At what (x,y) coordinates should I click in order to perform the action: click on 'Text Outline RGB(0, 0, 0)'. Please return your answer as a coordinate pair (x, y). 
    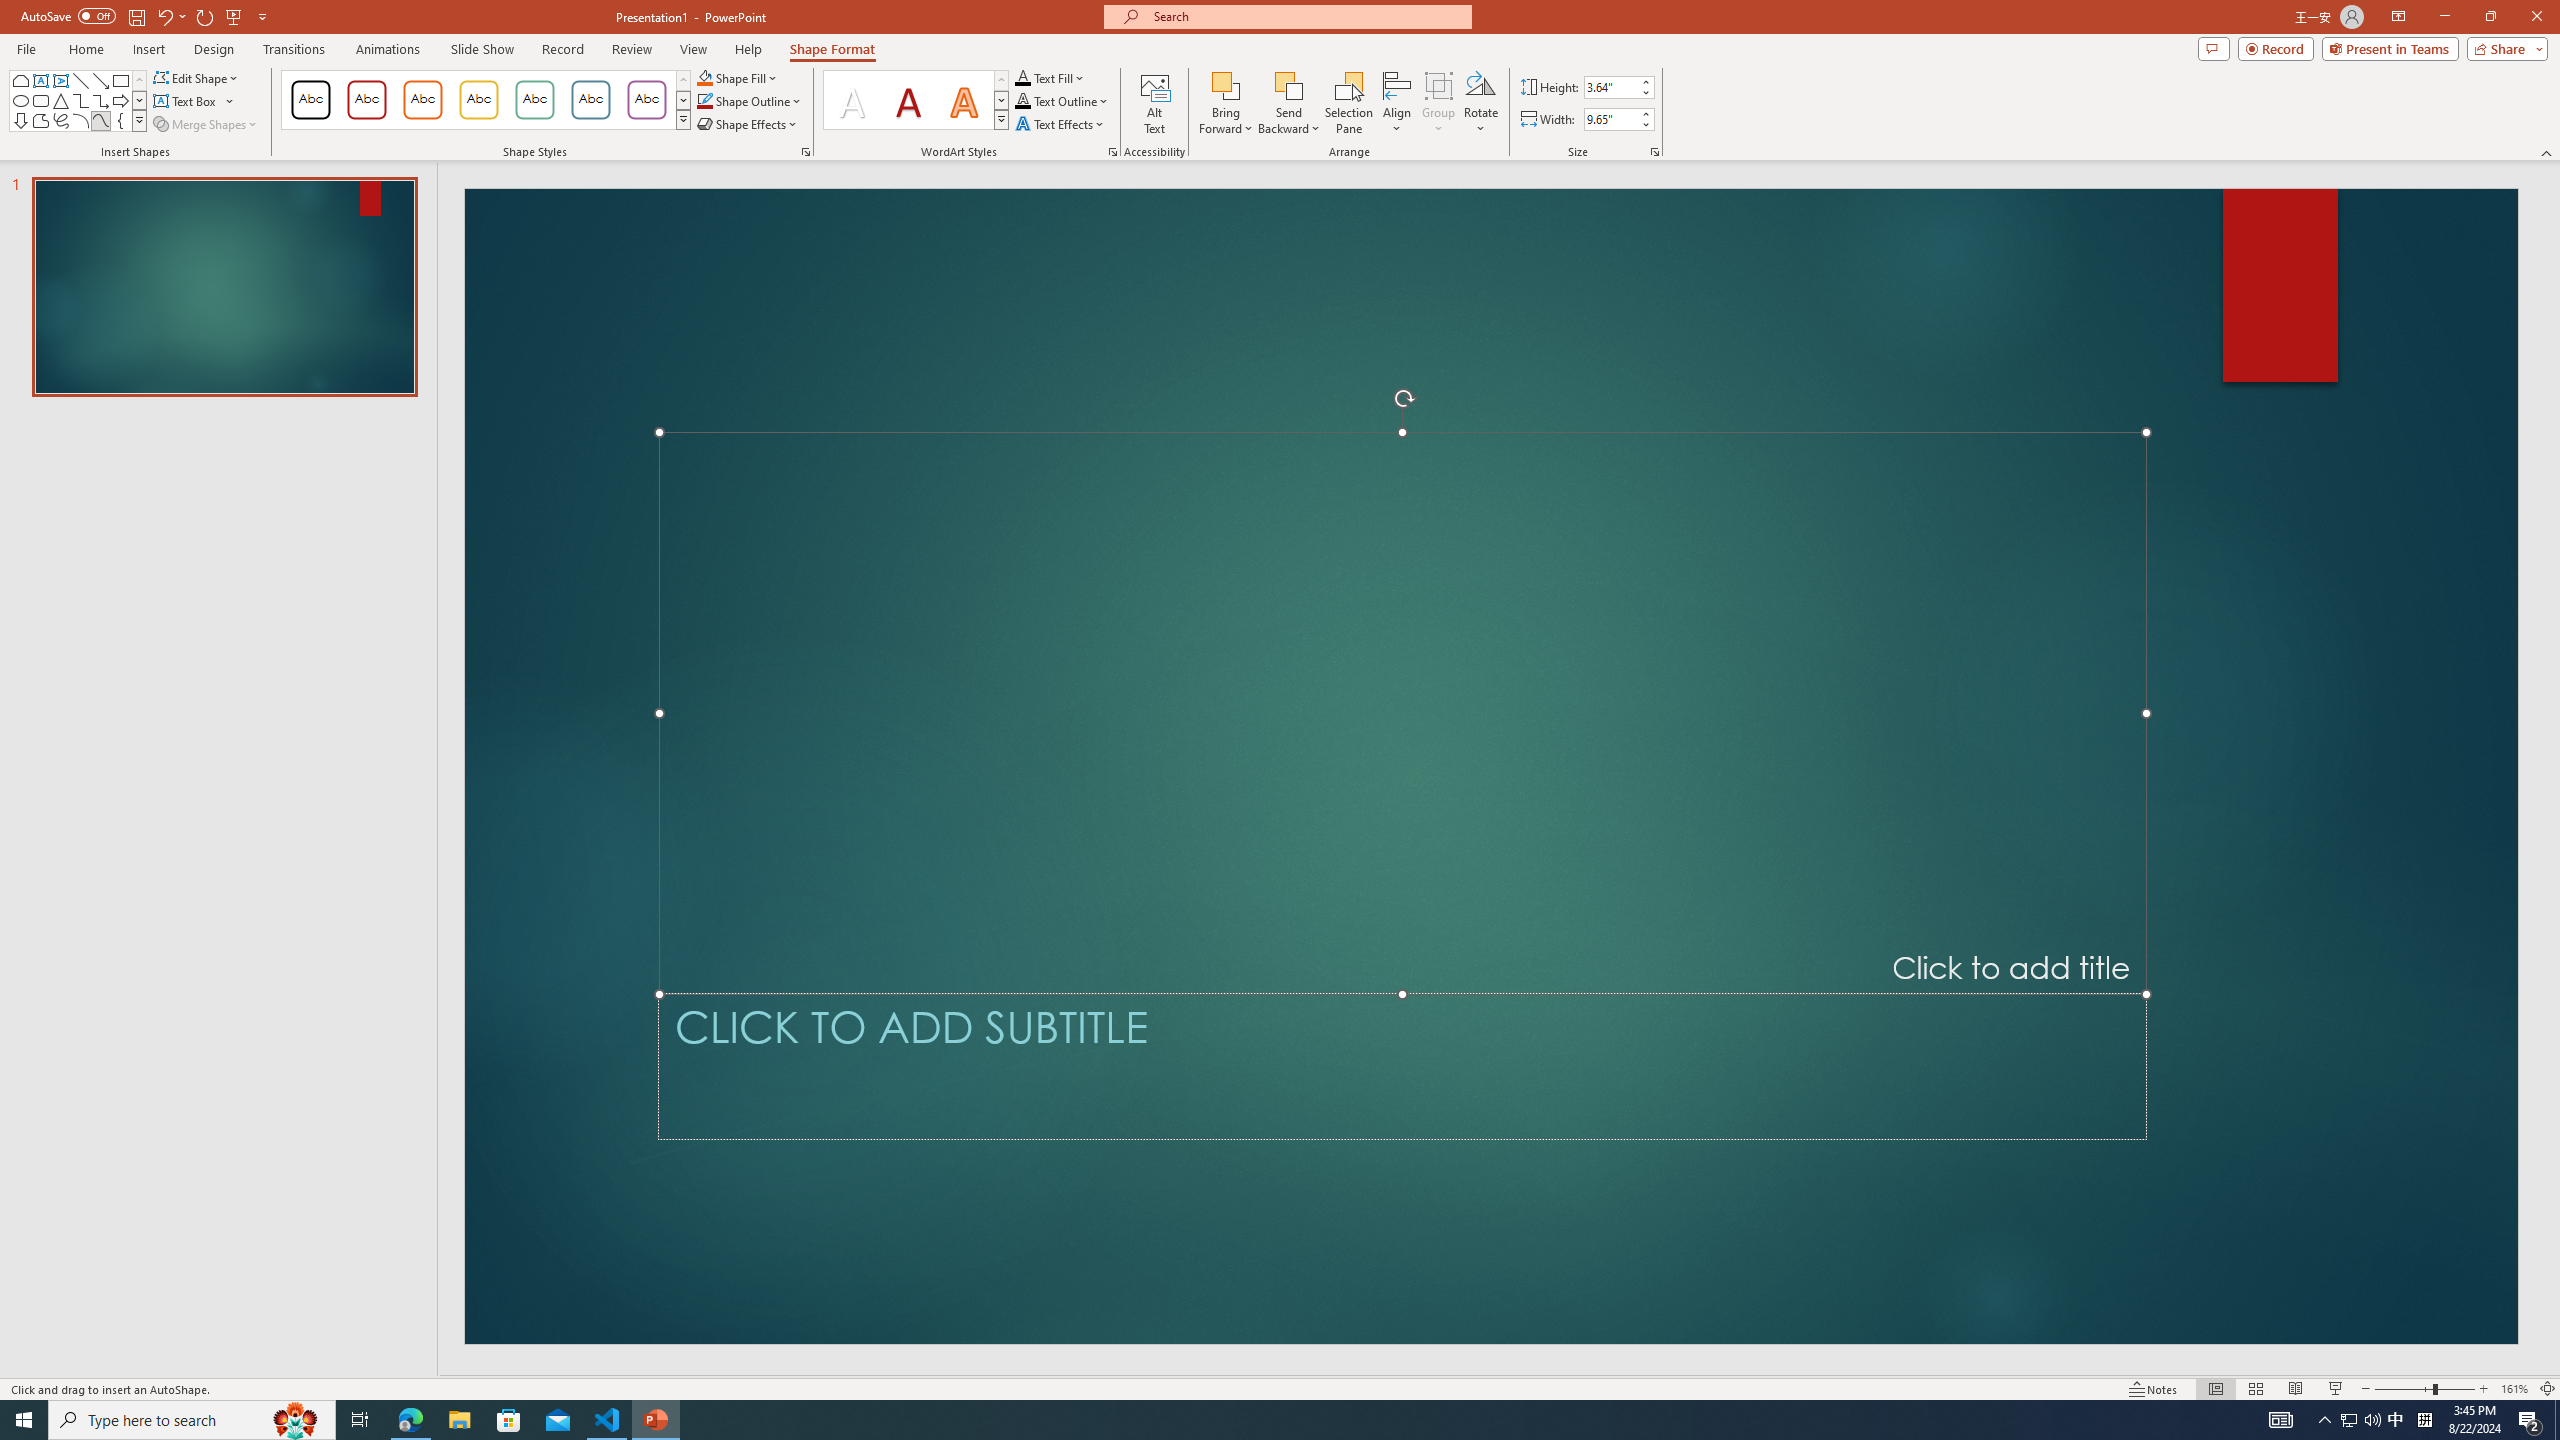
    Looking at the image, I should click on (1022, 99).